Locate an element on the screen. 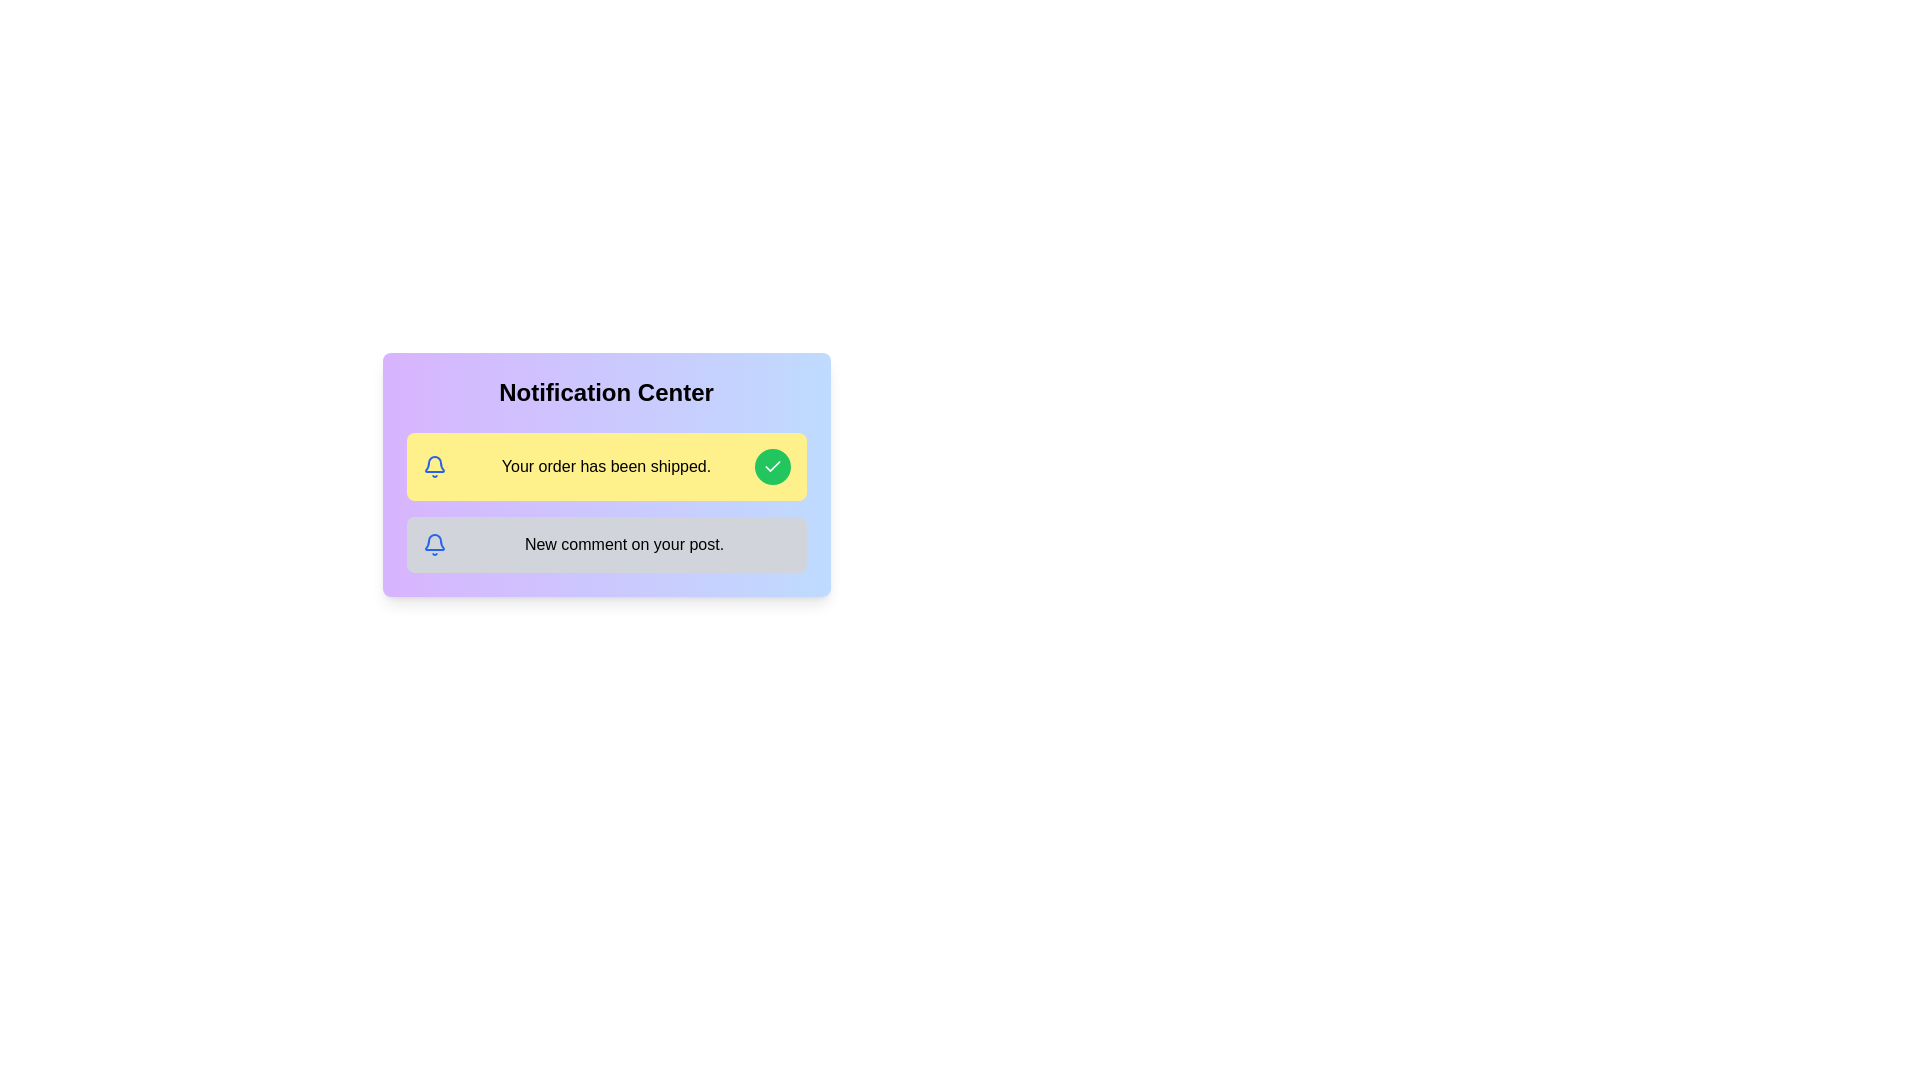 The height and width of the screenshot is (1080, 1920). the visual styling of the green-filled checkmark icon located inside a circular green button to the far right of the highlighted yellow notification row that reads 'Your order has been shipped.' is located at coordinates (771, 466).